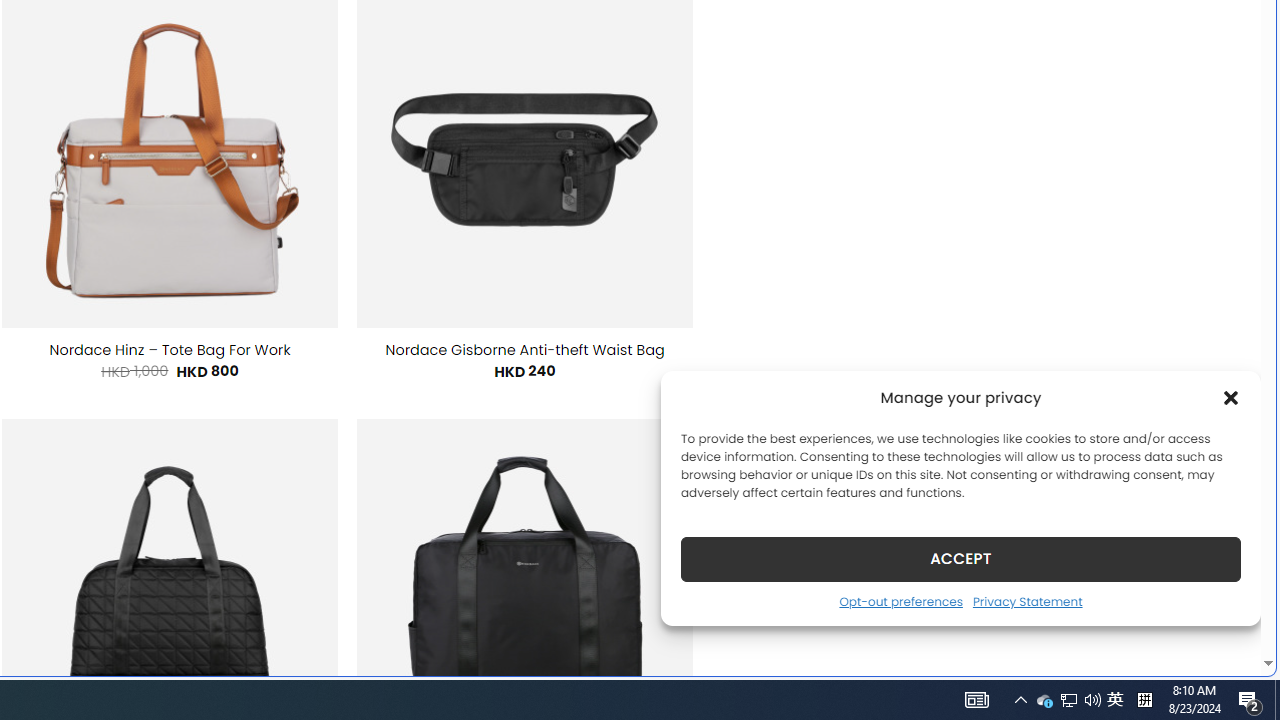 The height and width of the screenshot is (720, 1280). I want to click on 'ACCEPT', so click(961, 558).